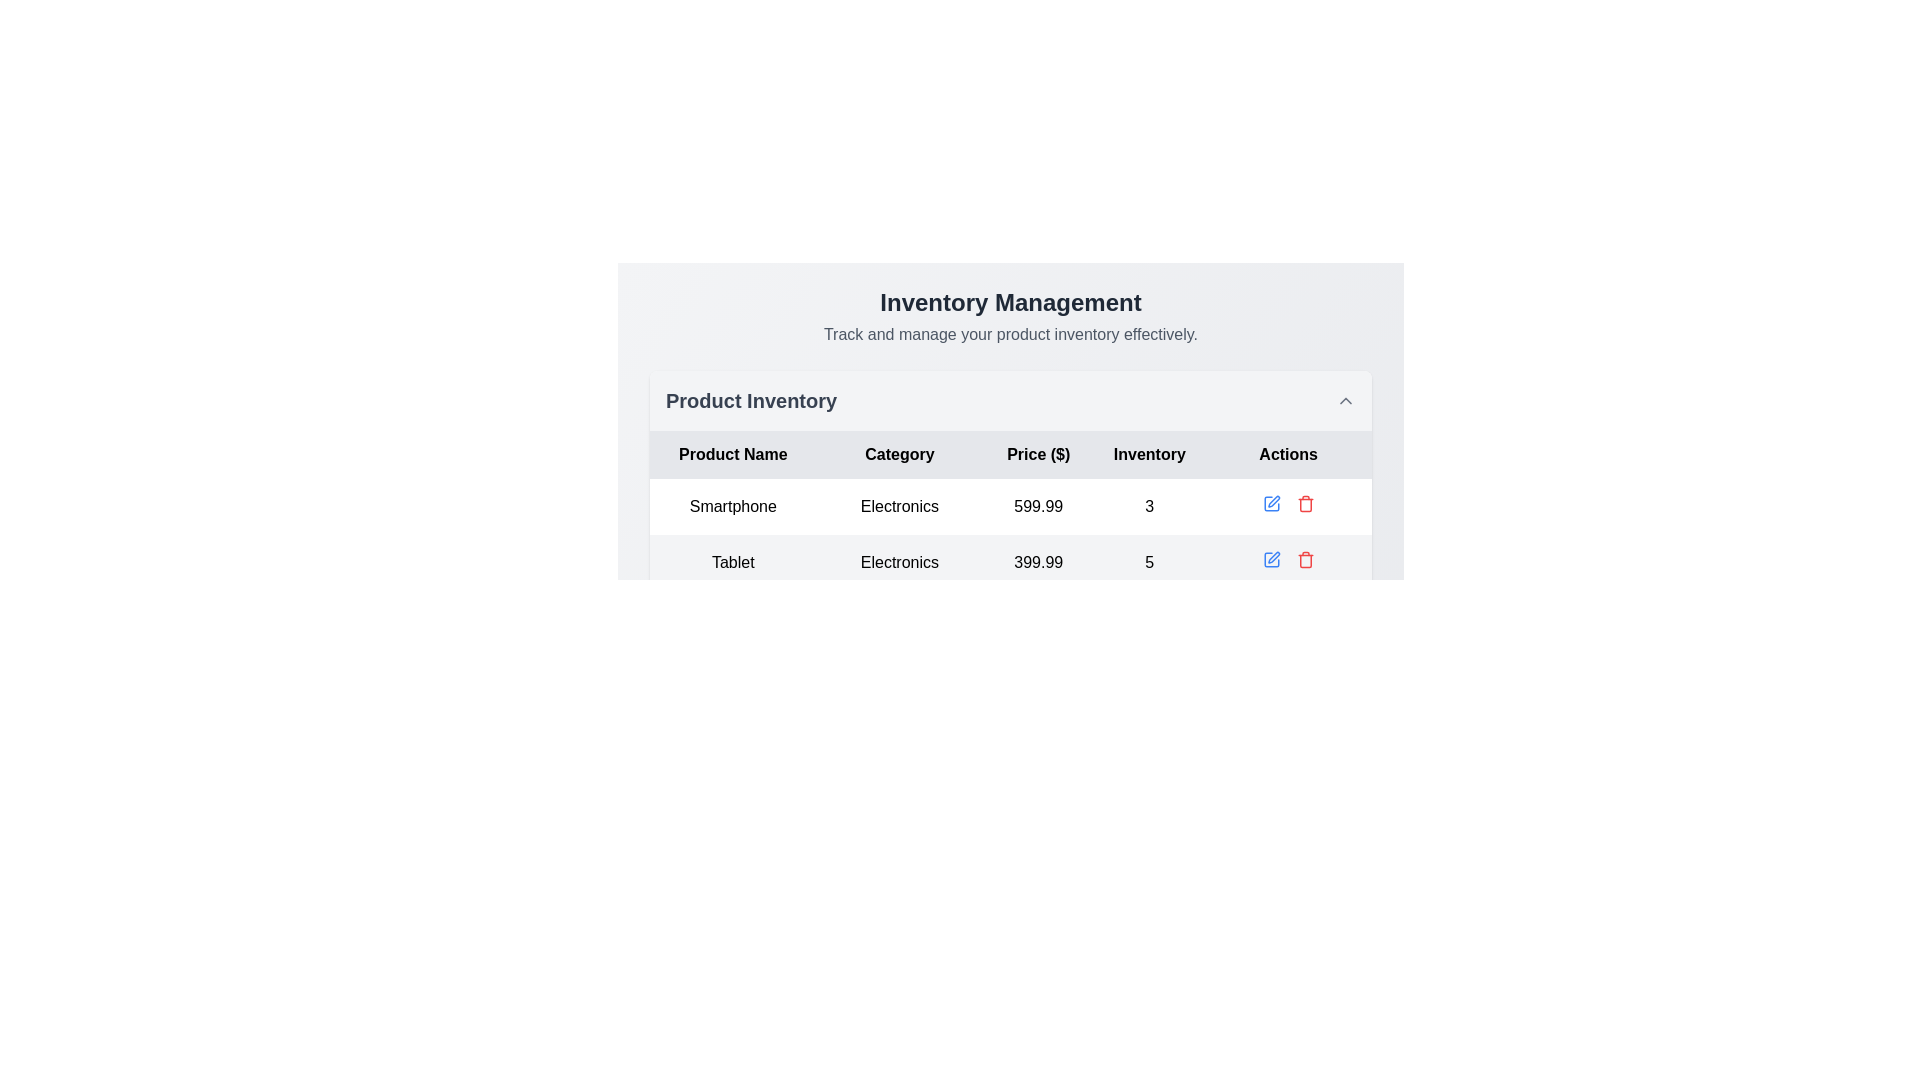 Image resolution: width=1920 pixels, height=1080 pixels. What do you see at coordinates (1305, 561) in the screenshot?
I see `the trash icon representing the delete action for the 'Tablet' product line in the second row of the table` at bounding box center [1305, 561].